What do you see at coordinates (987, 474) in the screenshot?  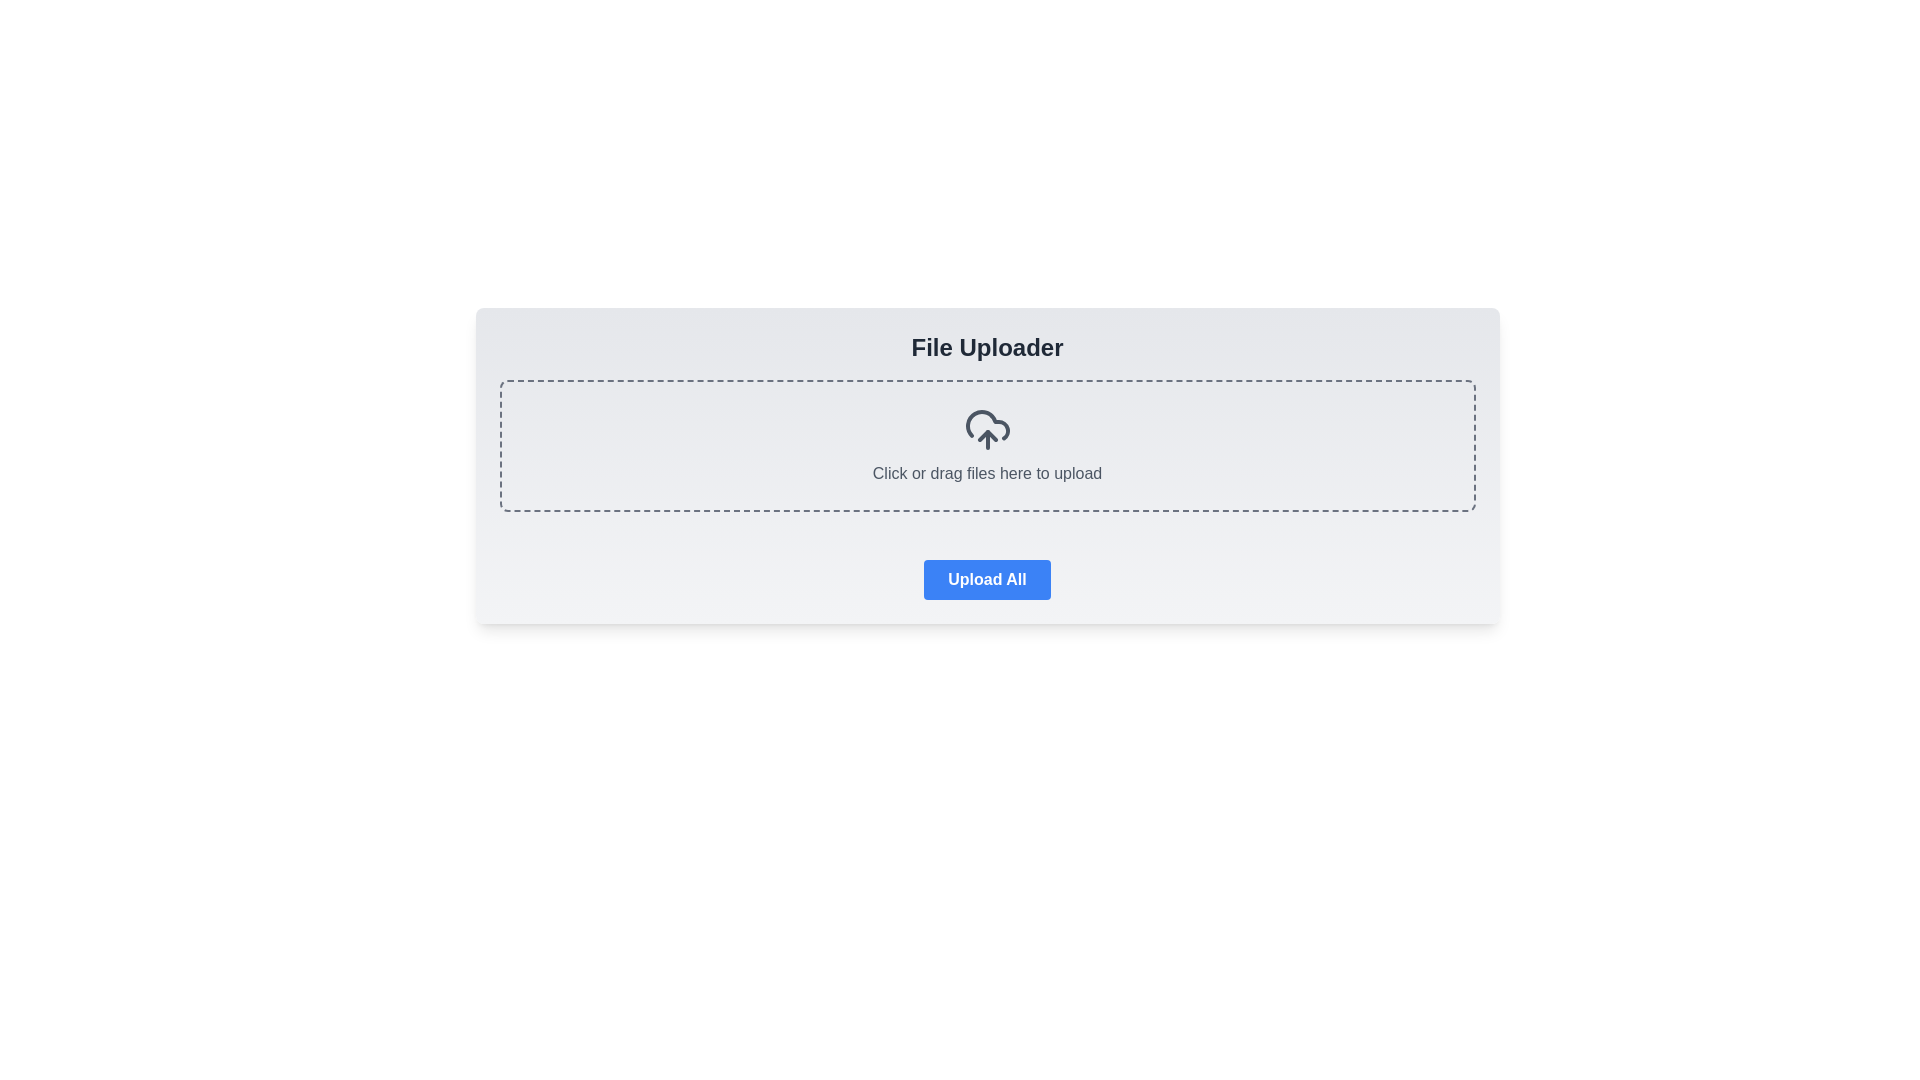 I see `the instructional text in the file upload interface, which is positioned near the bottom of a dashed rectangle, below an upload icon` at bounding box center [987, 474].